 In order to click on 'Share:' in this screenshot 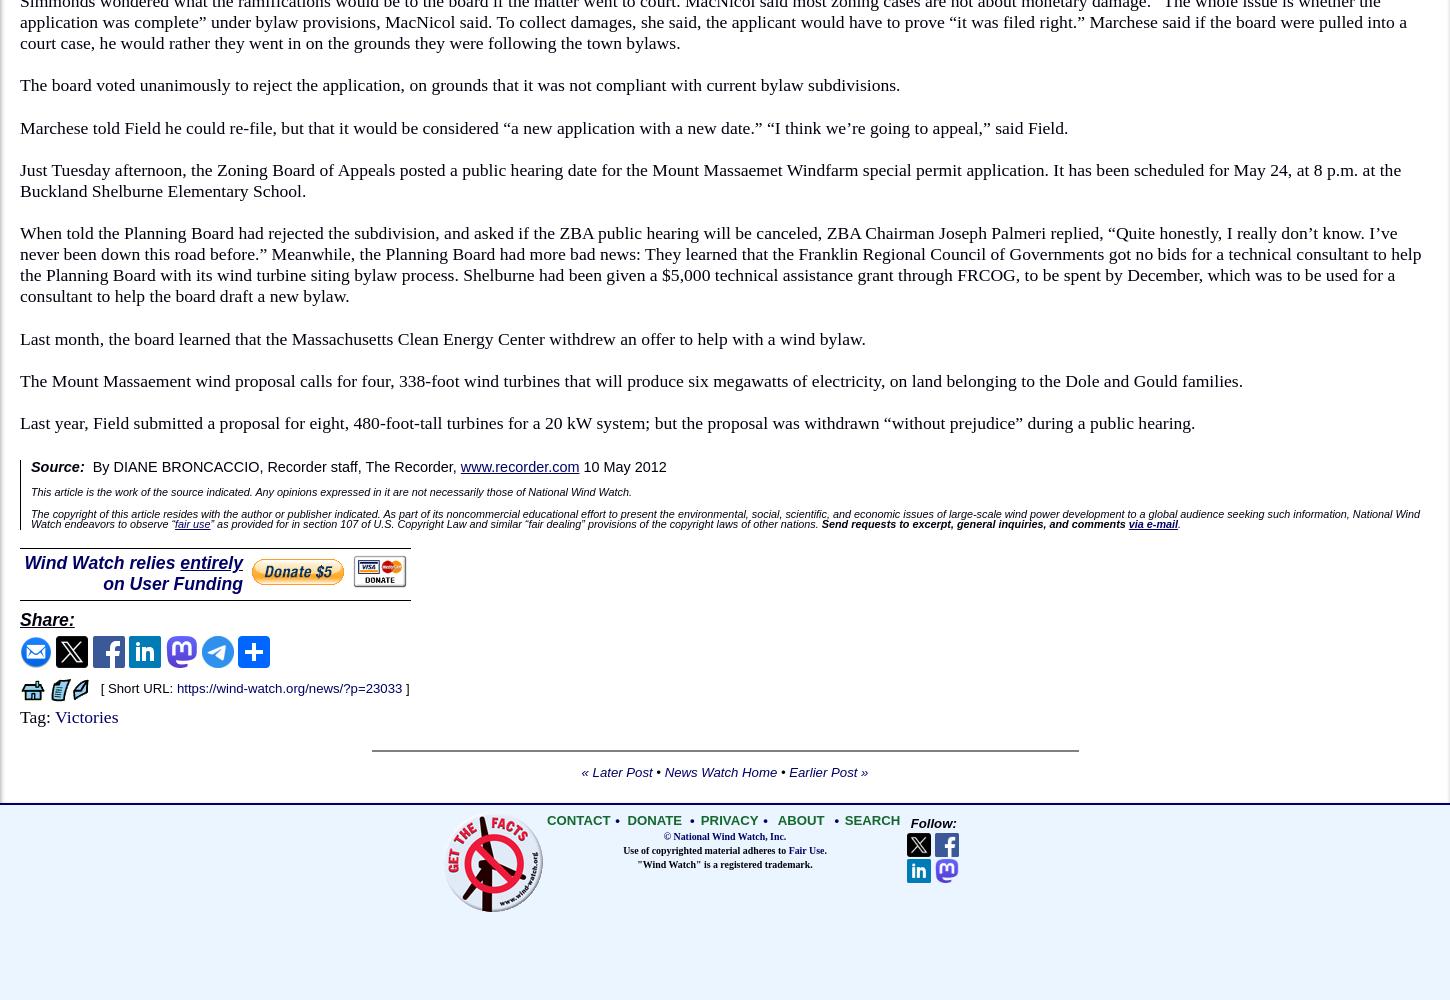, I will do `click(46, 618)`.